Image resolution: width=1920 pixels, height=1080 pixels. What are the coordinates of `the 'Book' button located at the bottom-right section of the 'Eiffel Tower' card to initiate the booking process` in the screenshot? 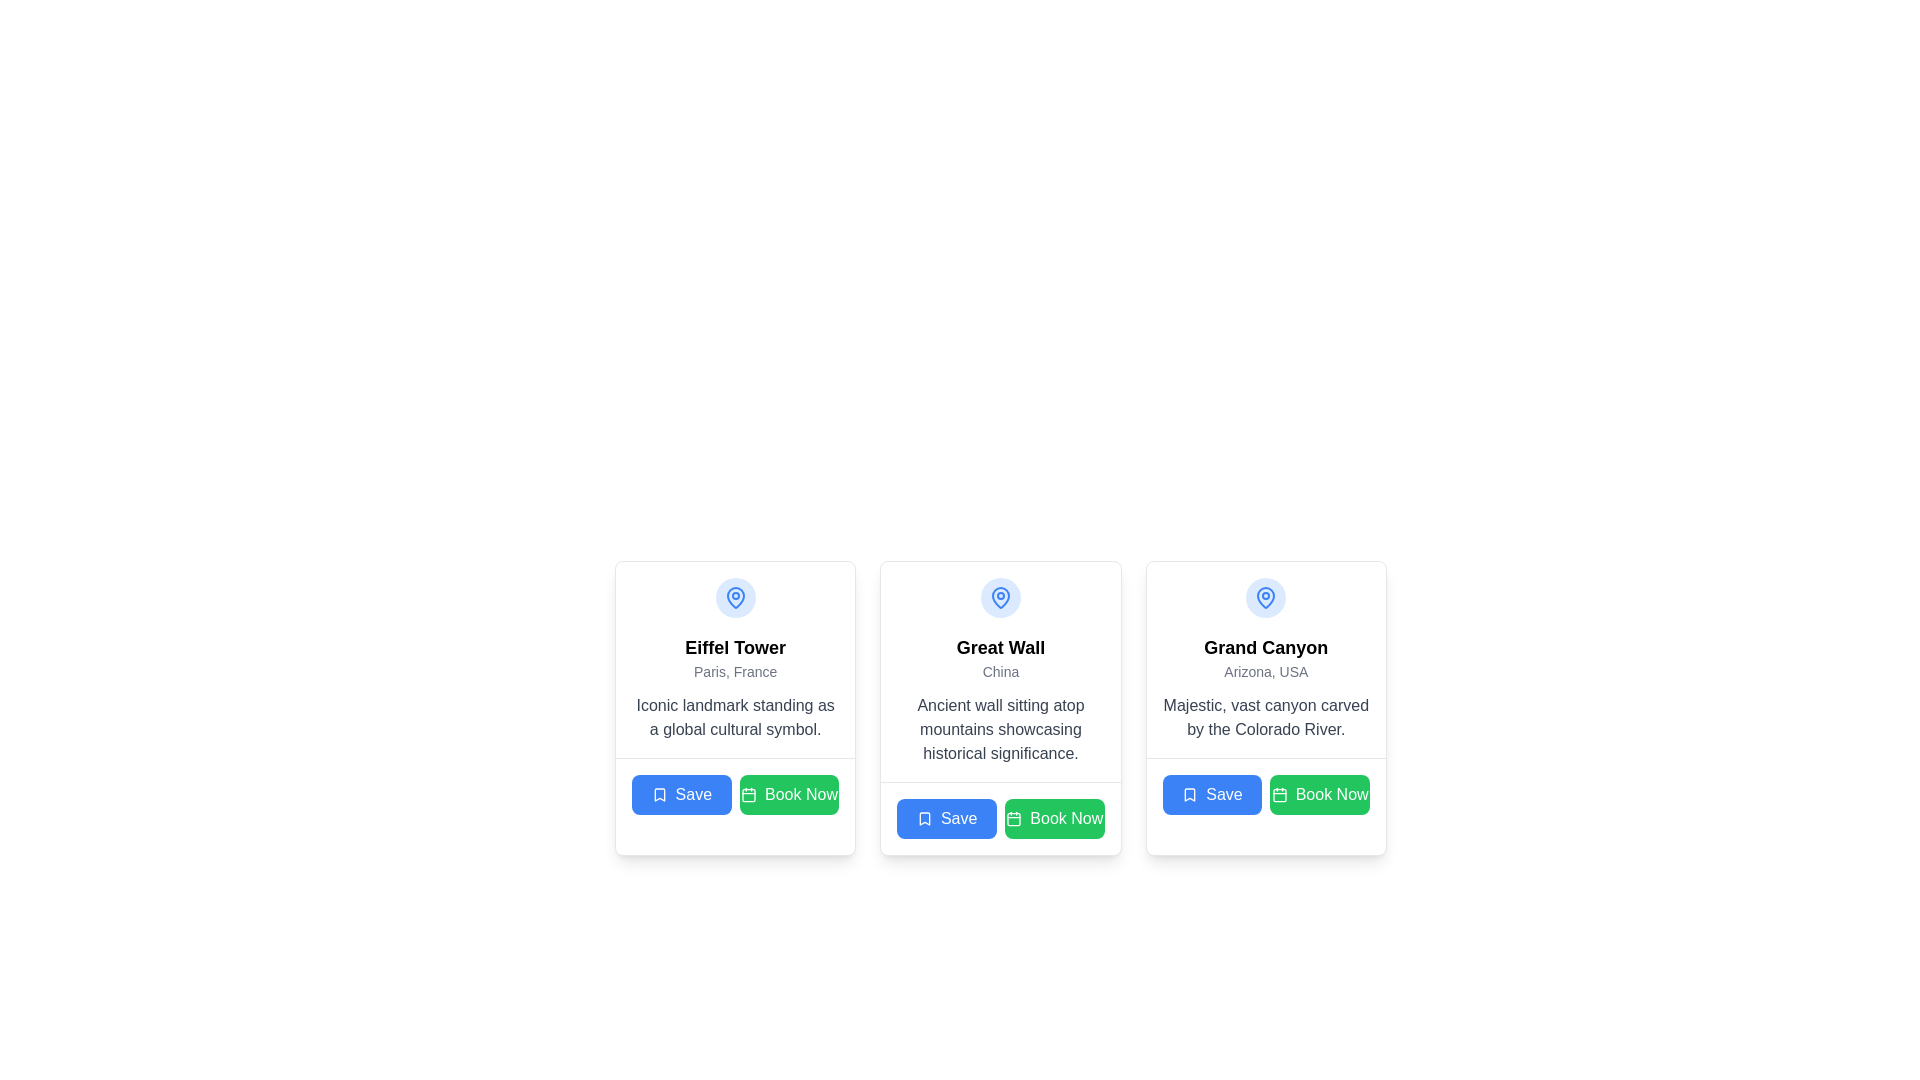 It's located at (788, 793).